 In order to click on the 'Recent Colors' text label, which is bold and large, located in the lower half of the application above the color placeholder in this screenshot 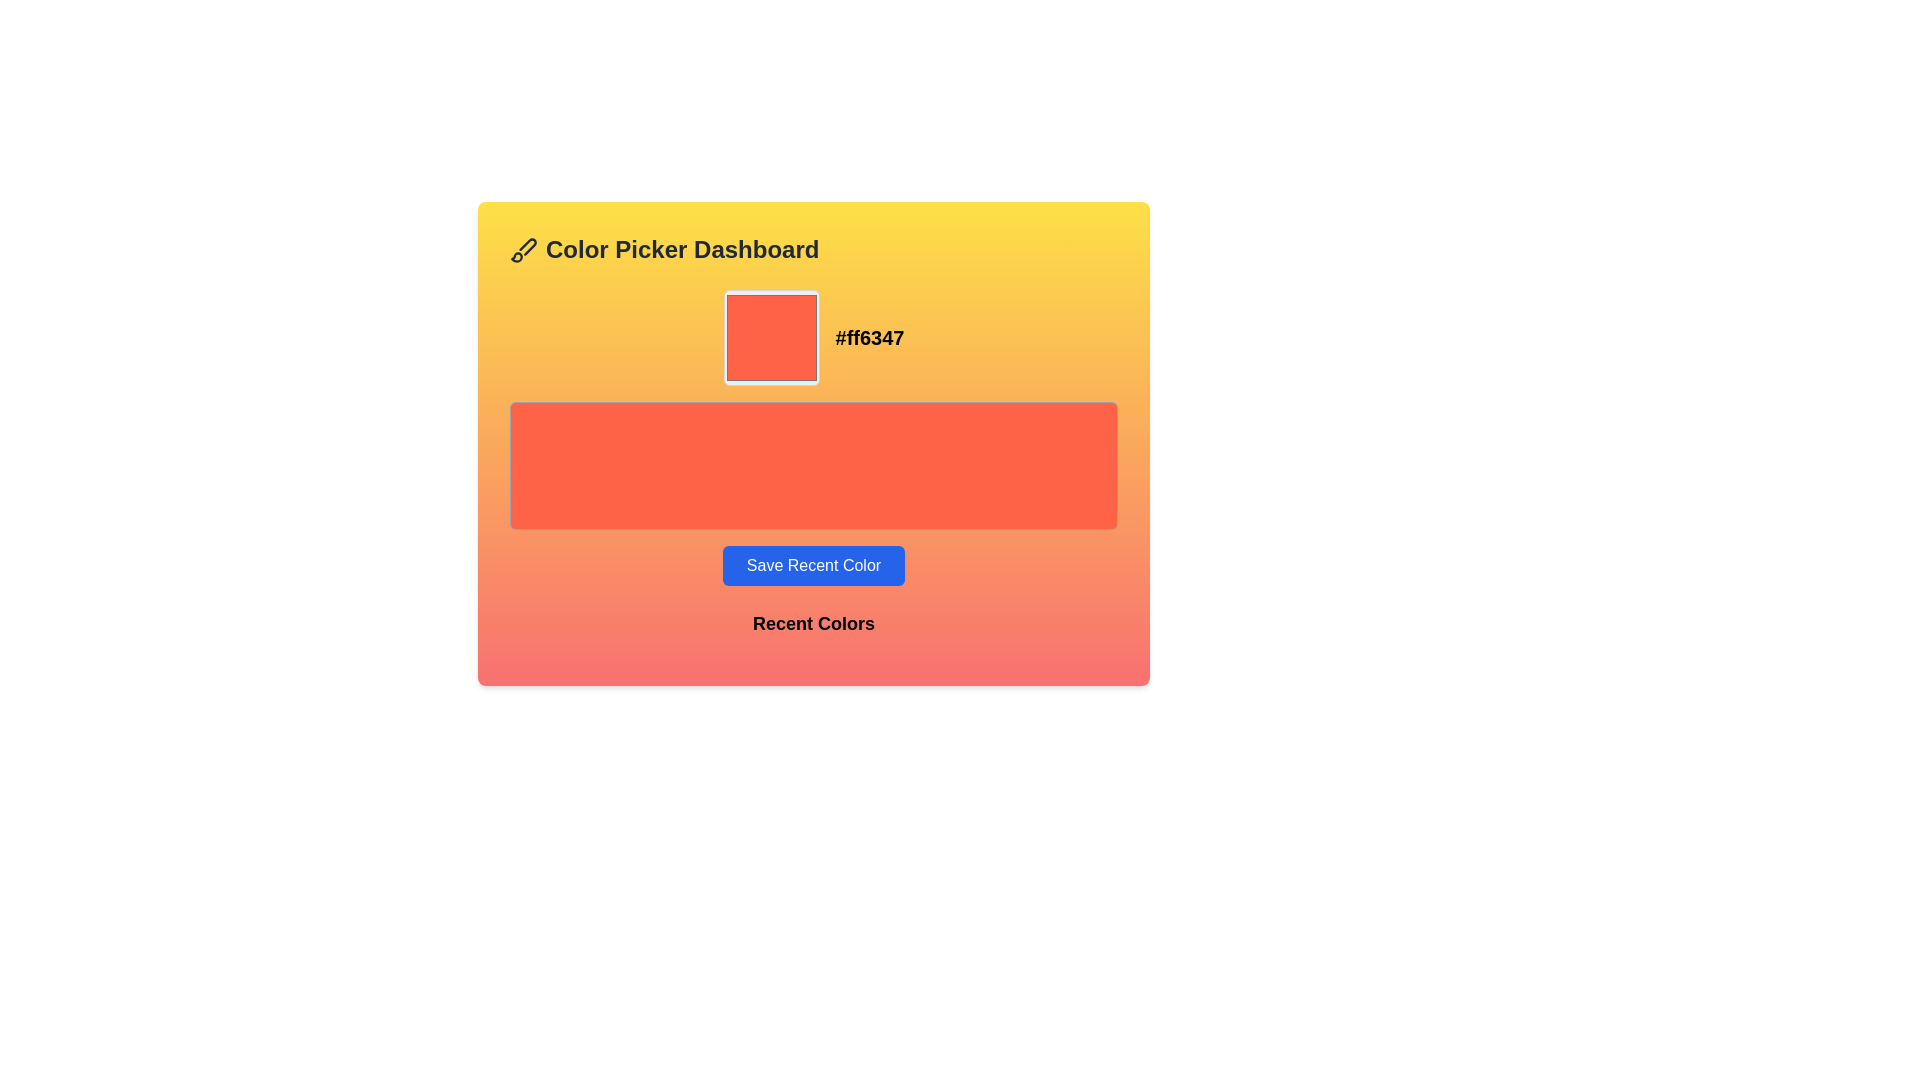, I will do `click(814, 623)`.